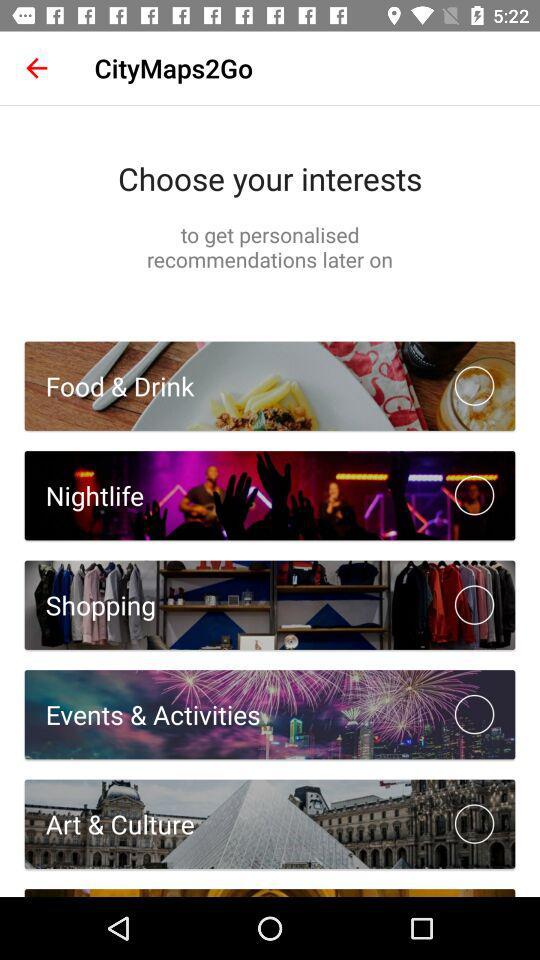 The width and height of the screenshot is (540, 960). Describe the element at coordinates (270, 177) in the screenshot. I see `the choose your interests icon` at that location.